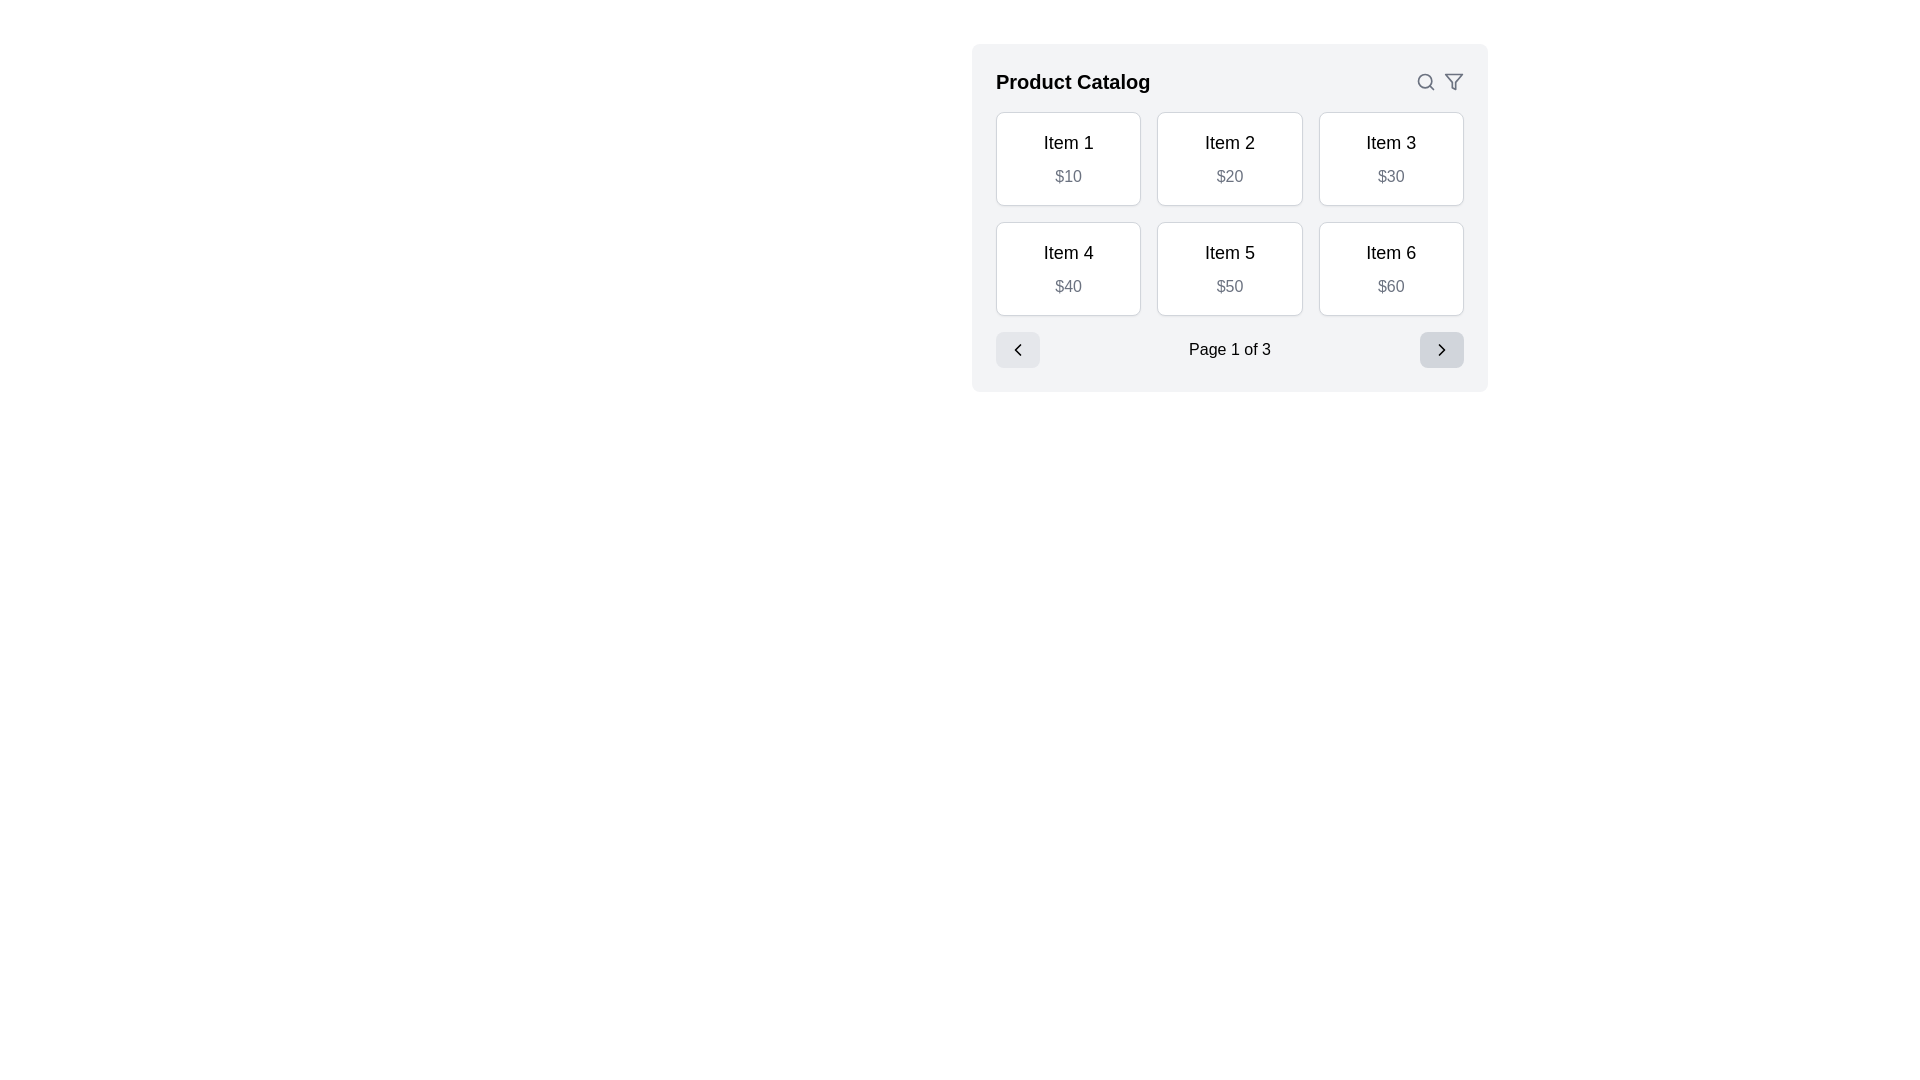  Describe the element at coordinates (1454, 80) in the screenshot. I see `the filter icon located to the right of the search icon in the top-right corner of the interface` at that location.